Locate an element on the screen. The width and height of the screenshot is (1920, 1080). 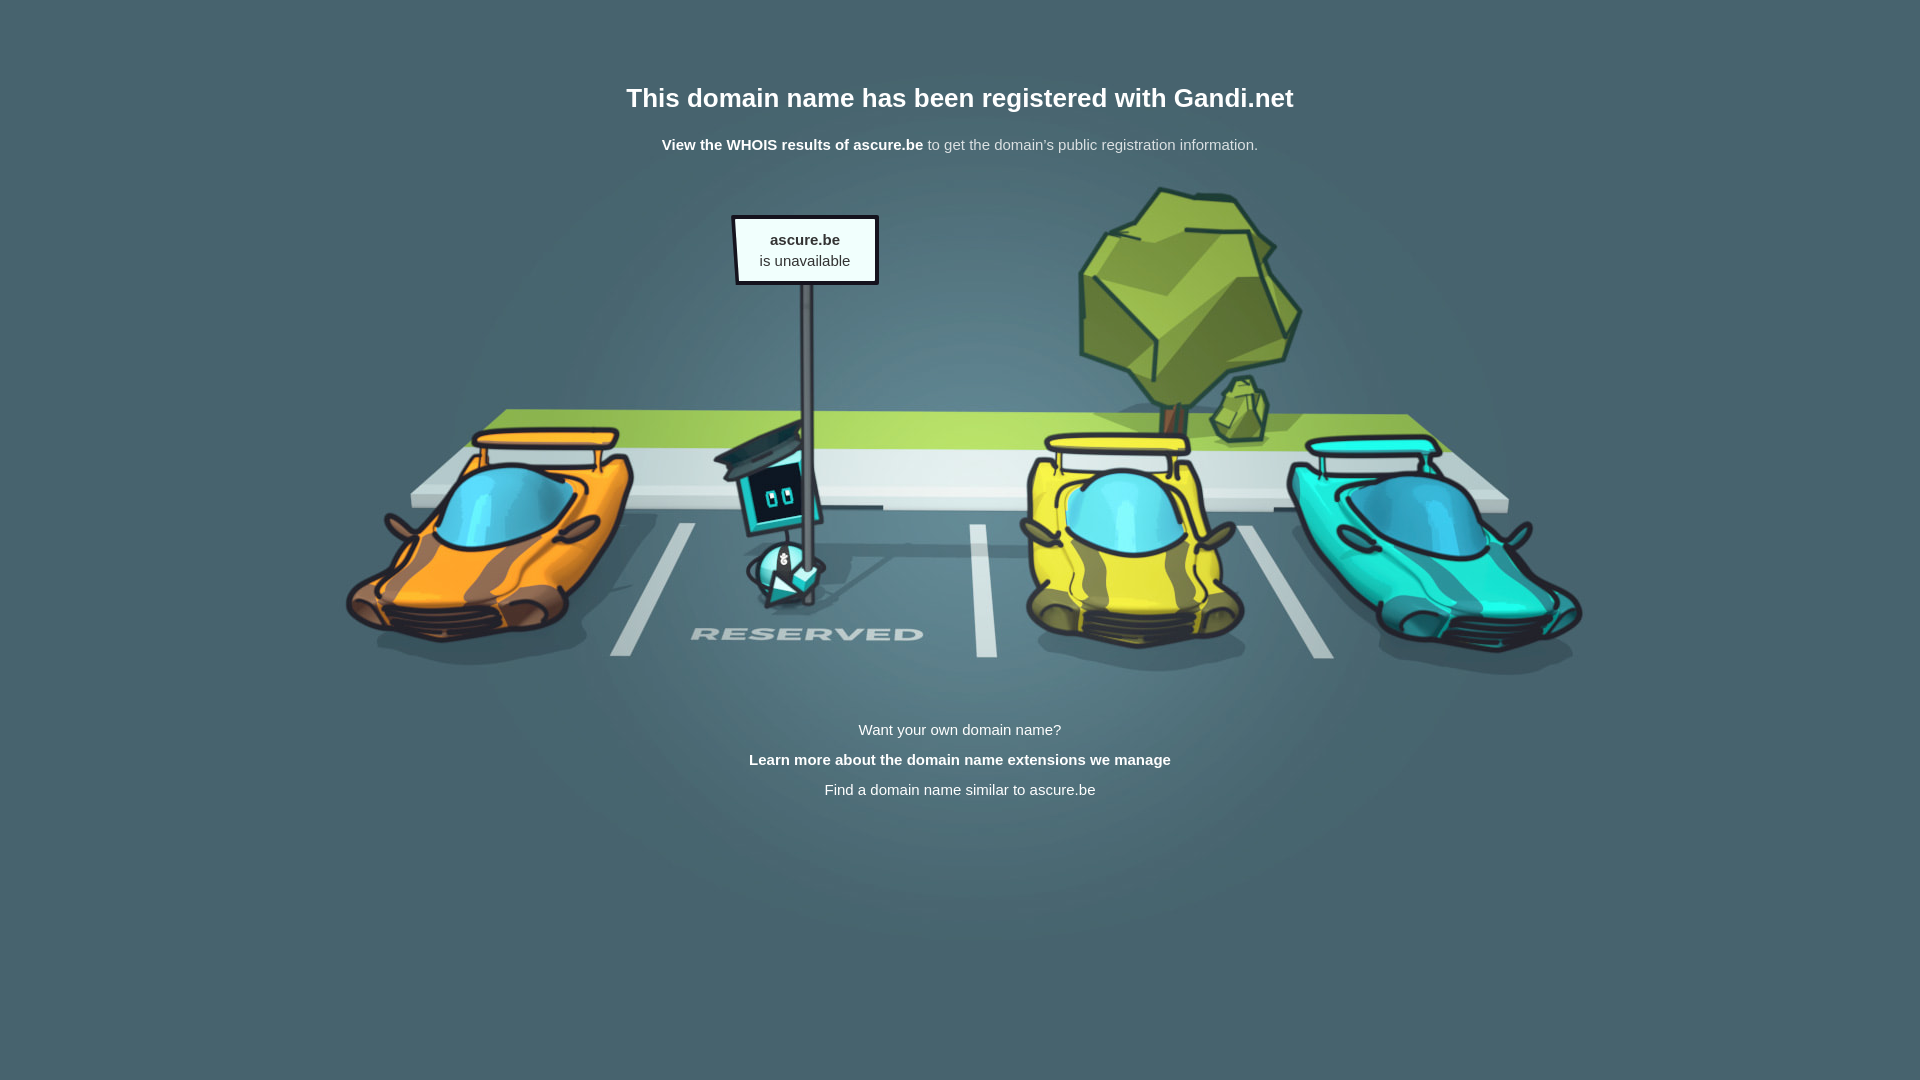
'Find a domain name similar to ascure.be' is located at coordinates (960, 788).